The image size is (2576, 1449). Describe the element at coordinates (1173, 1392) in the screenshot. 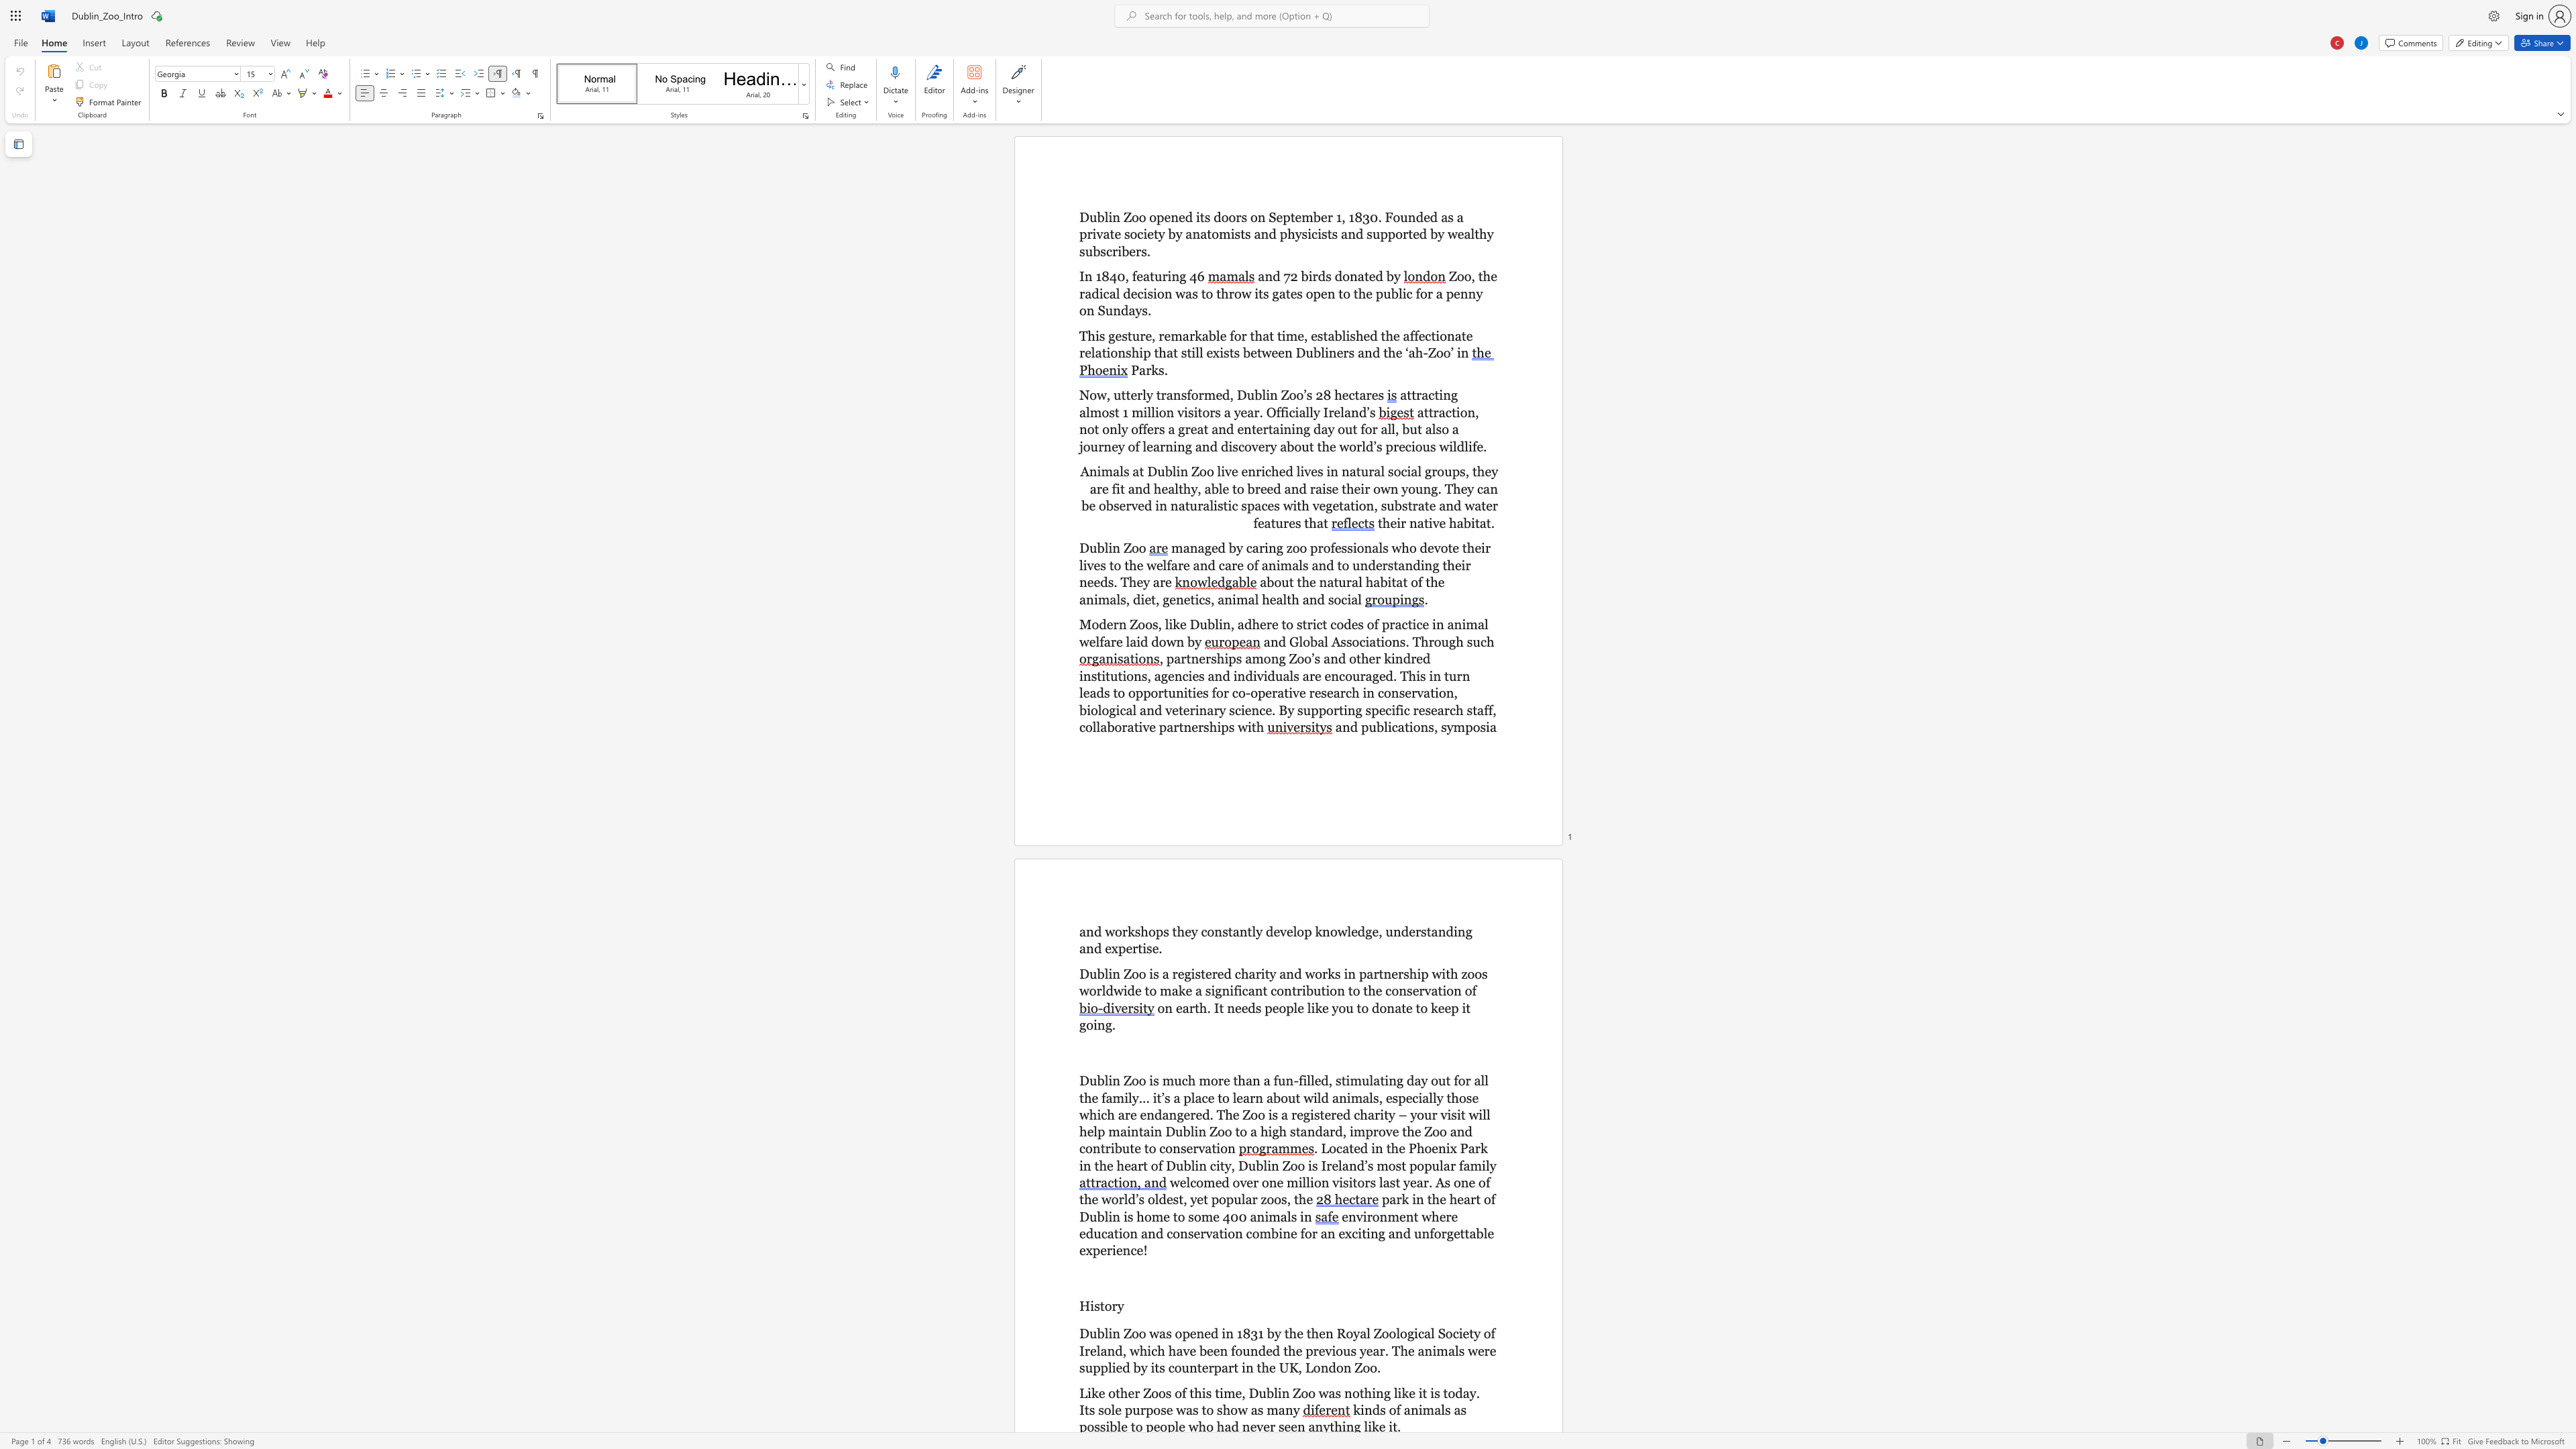

I see `the subset text "of this ti" within the text "Like other Zoos of this time, Dublin Zoo was nothing like it is today. Its sole purpose was to show as many"` at that location.